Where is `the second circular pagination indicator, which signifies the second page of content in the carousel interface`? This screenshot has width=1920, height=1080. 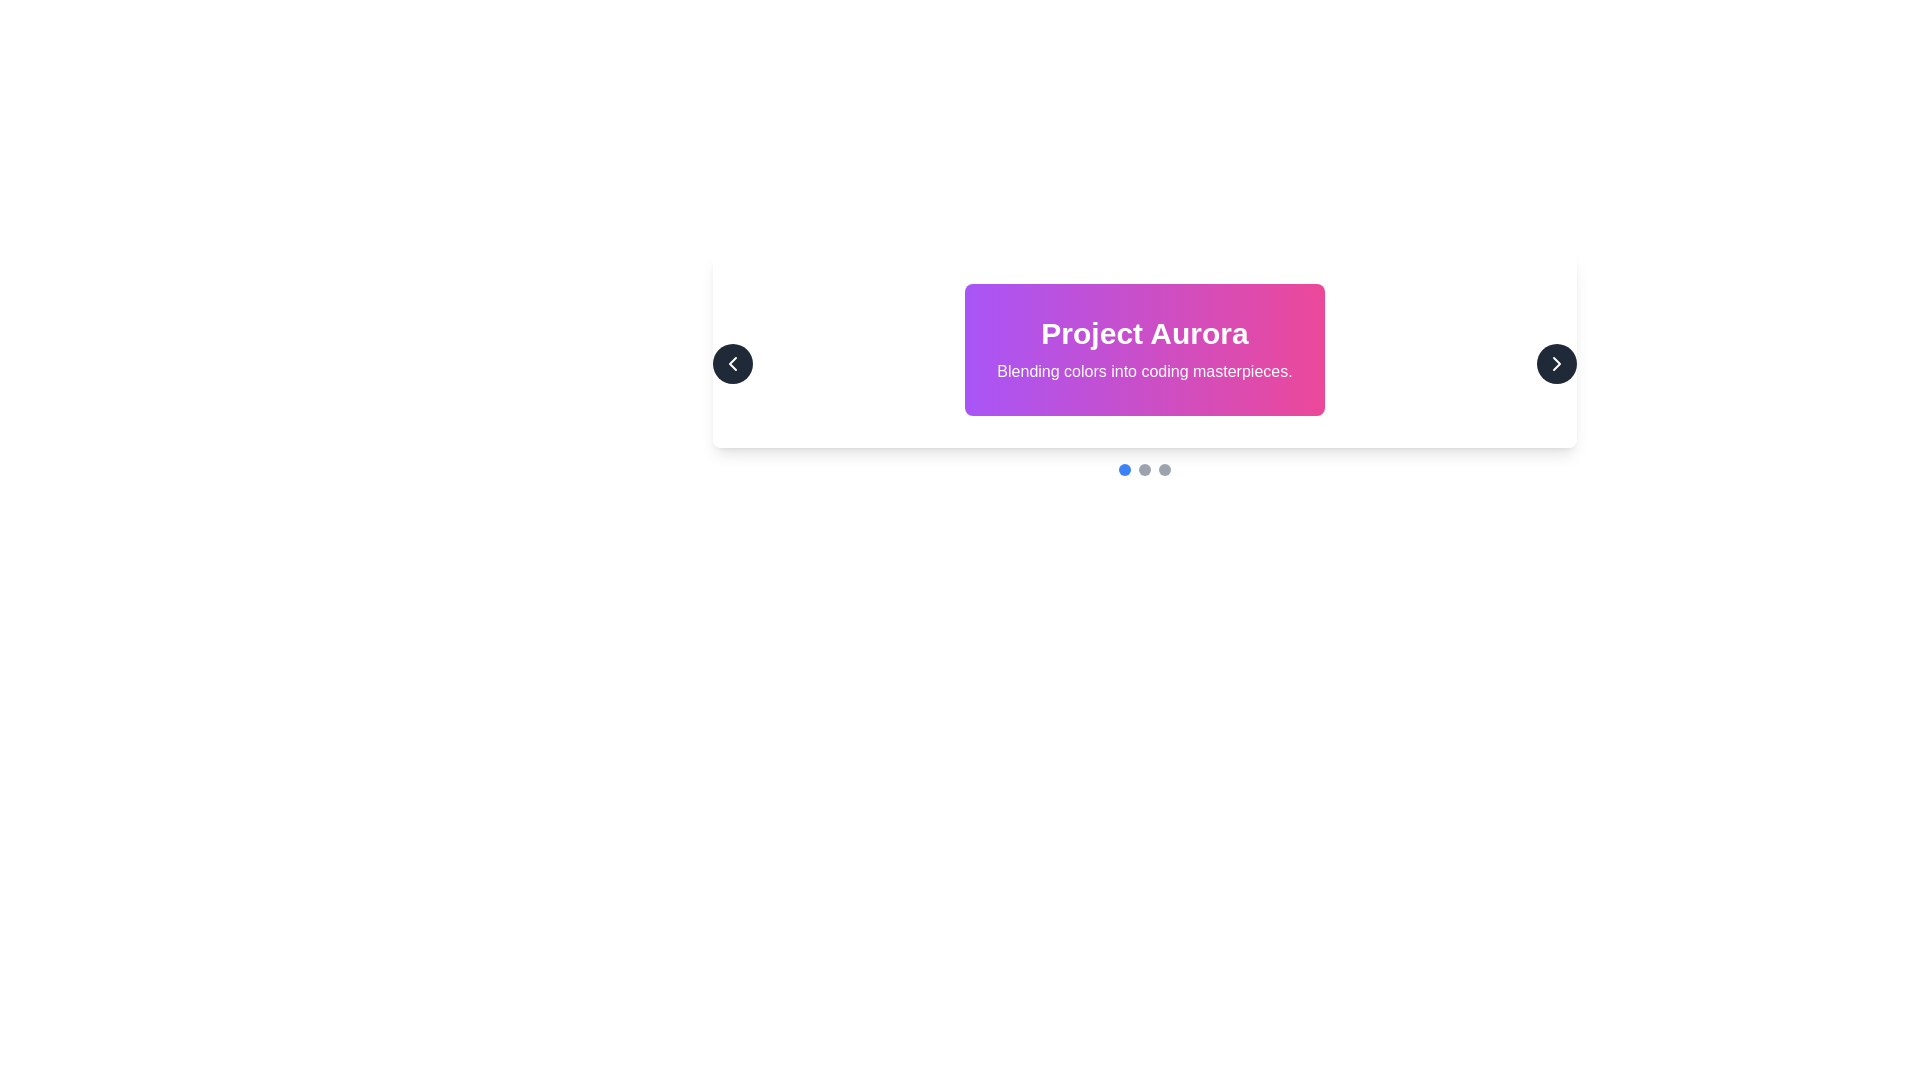
the second circular pagination indicator, which signifies the second page of content in the carousel interface is located at coordinates (1145, 470).